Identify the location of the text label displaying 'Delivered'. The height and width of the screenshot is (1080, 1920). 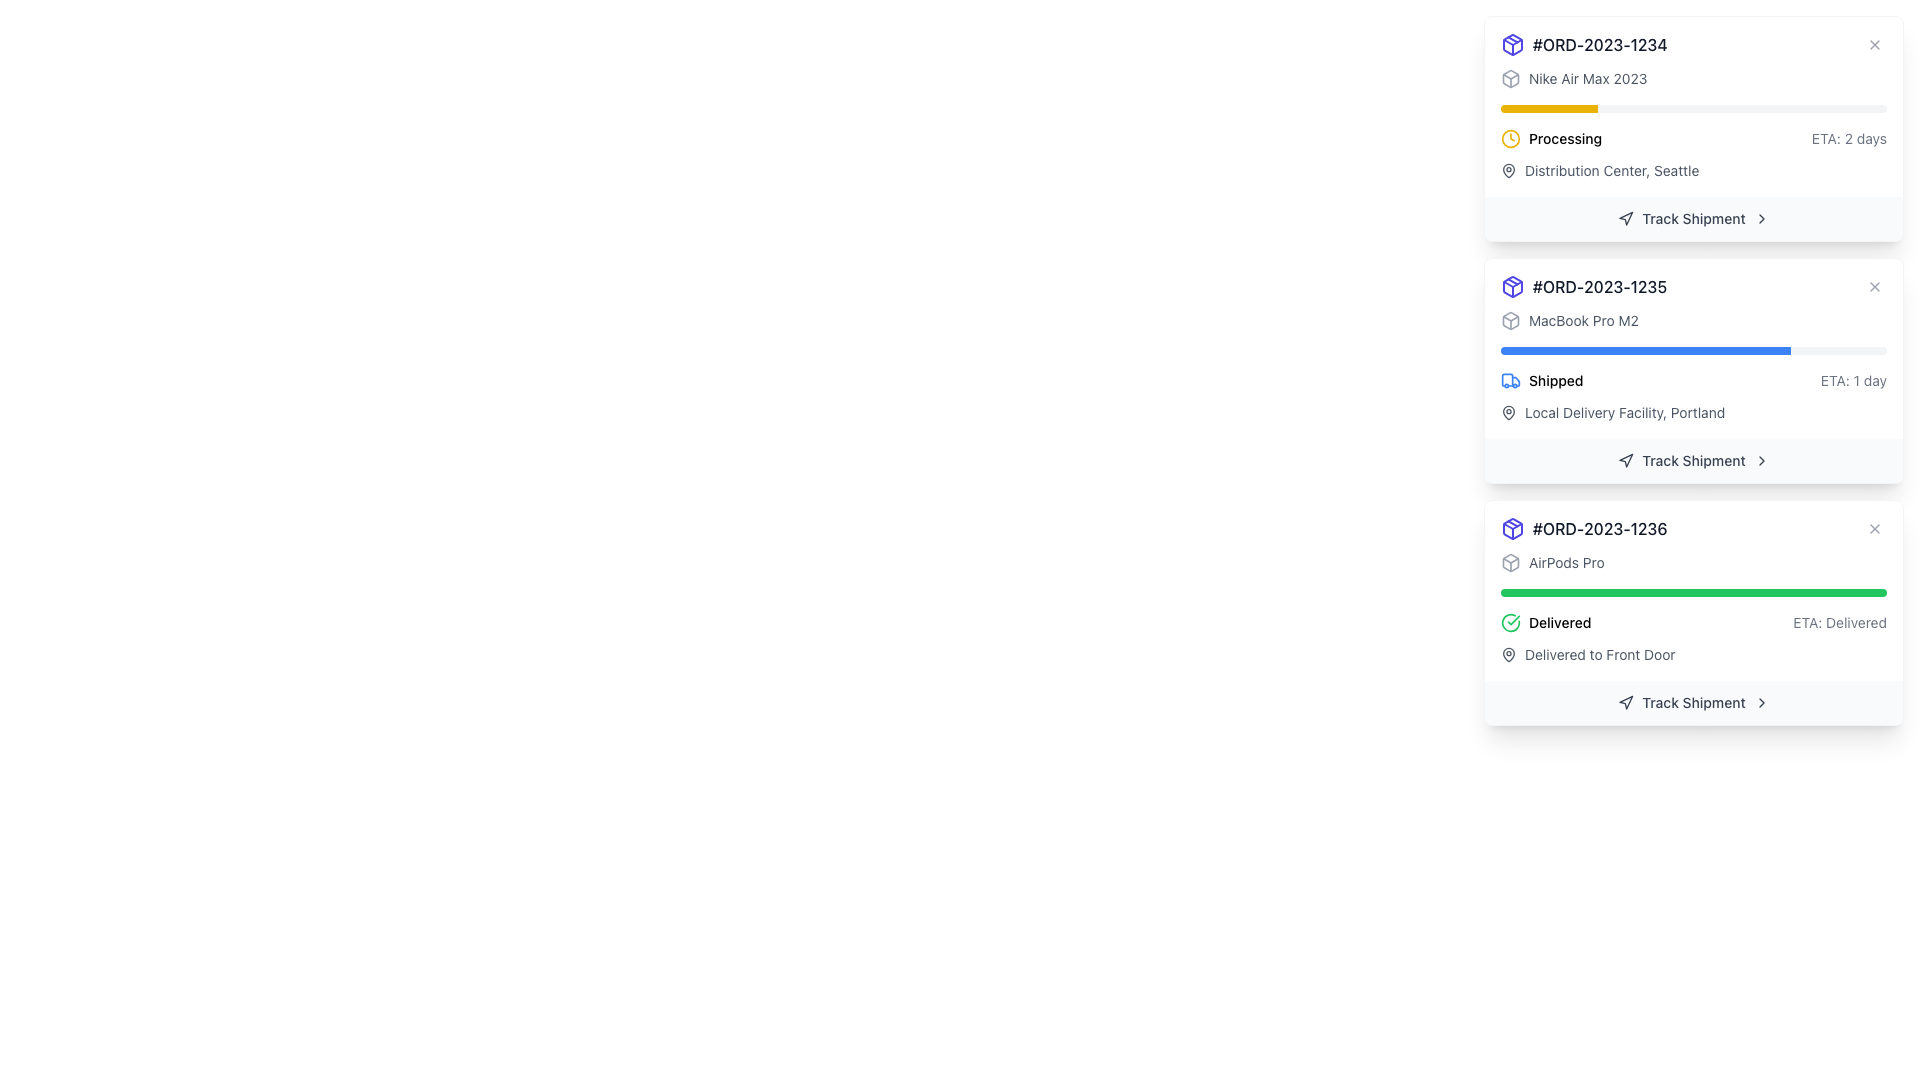
(1559, 622).